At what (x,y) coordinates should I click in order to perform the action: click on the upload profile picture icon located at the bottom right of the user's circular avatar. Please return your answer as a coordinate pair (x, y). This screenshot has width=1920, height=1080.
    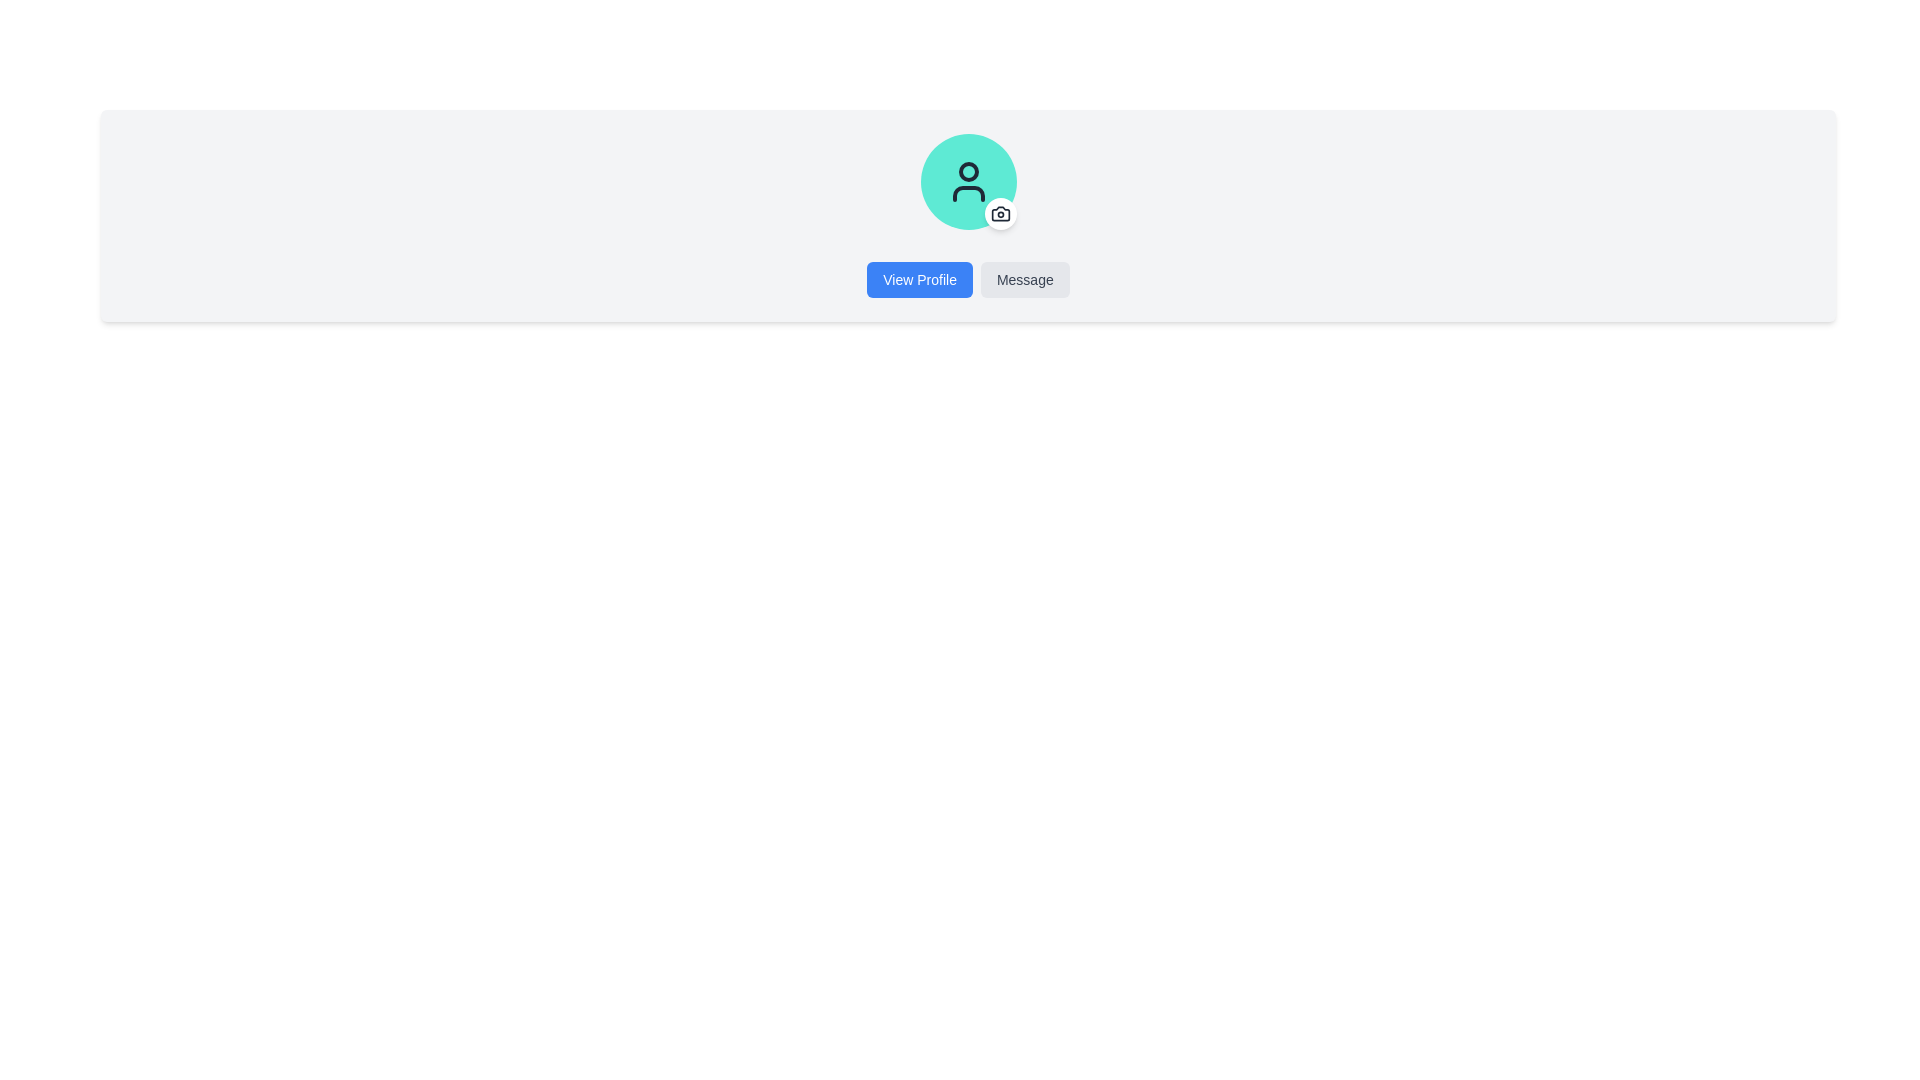
    Looking at the image, I should click on (1000, 213).